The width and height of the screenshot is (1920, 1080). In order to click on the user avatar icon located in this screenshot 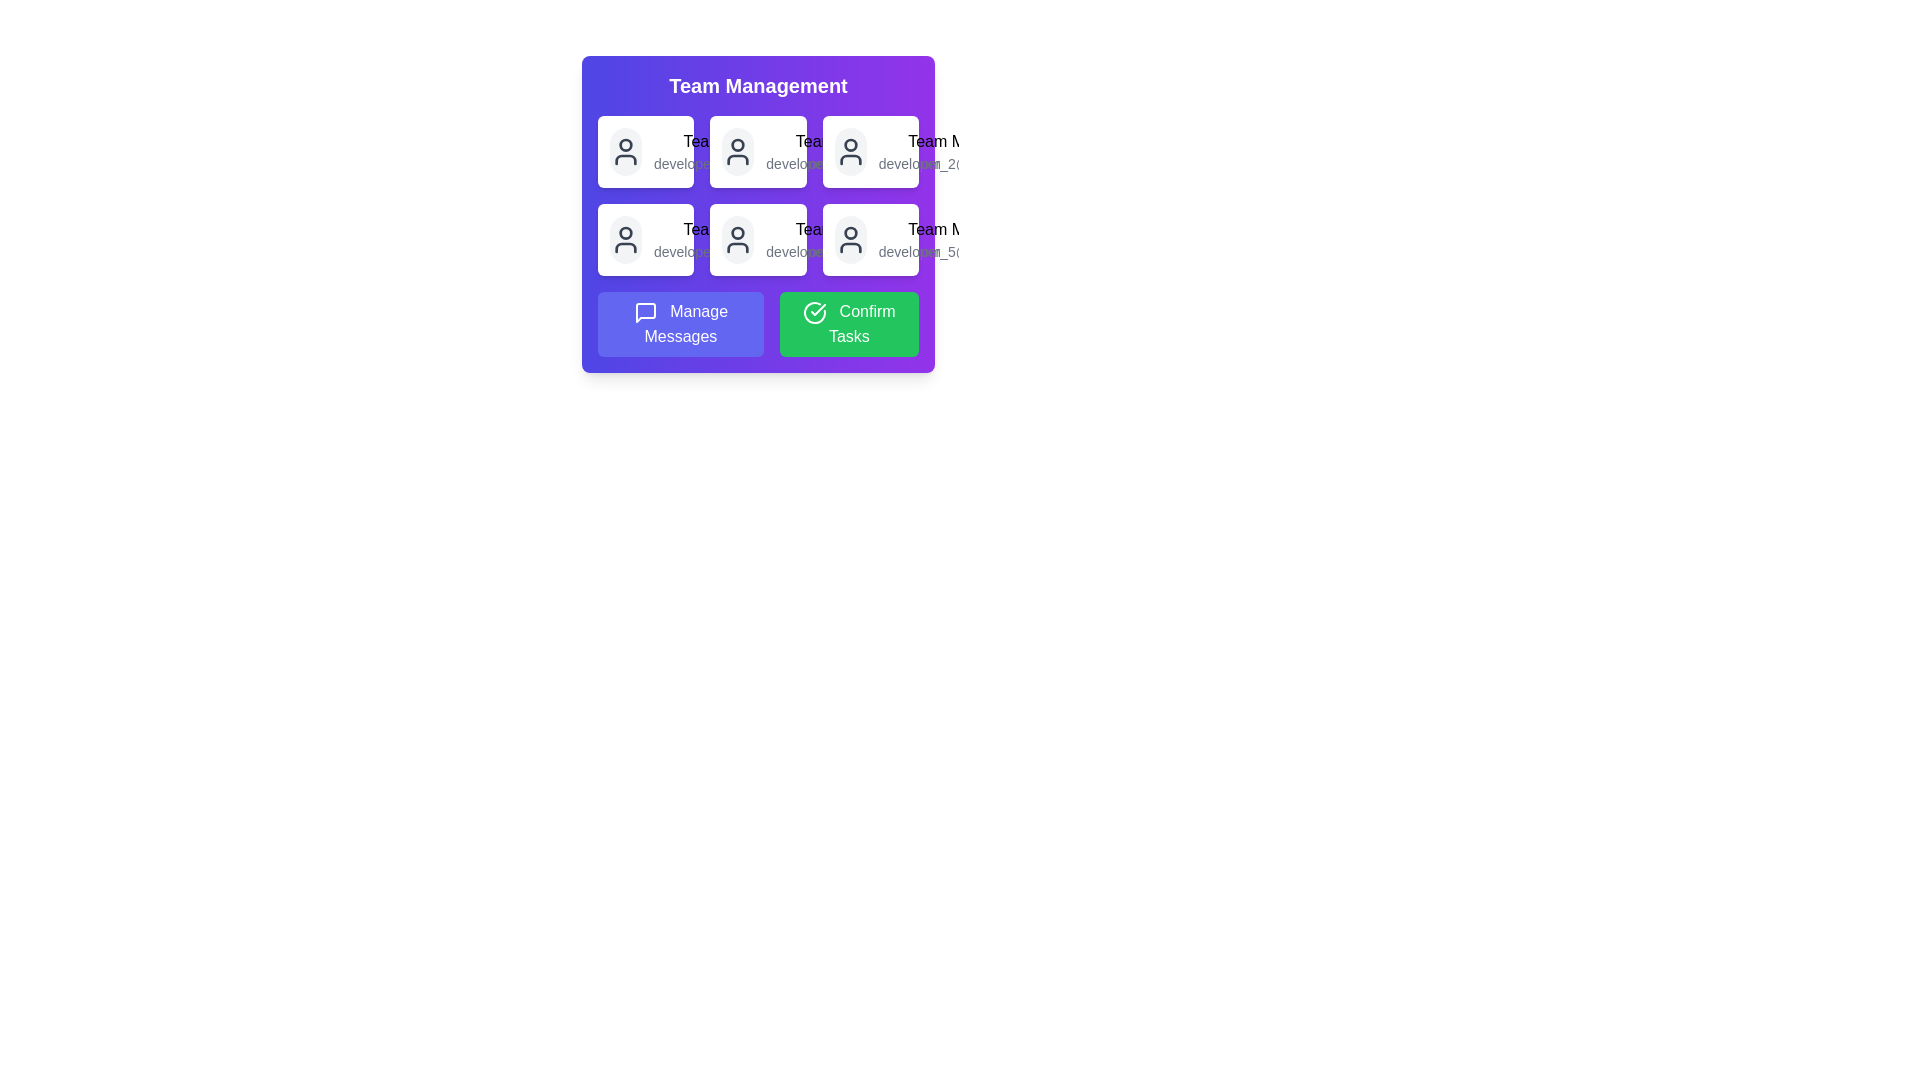, I will do `click(850, 150)`.